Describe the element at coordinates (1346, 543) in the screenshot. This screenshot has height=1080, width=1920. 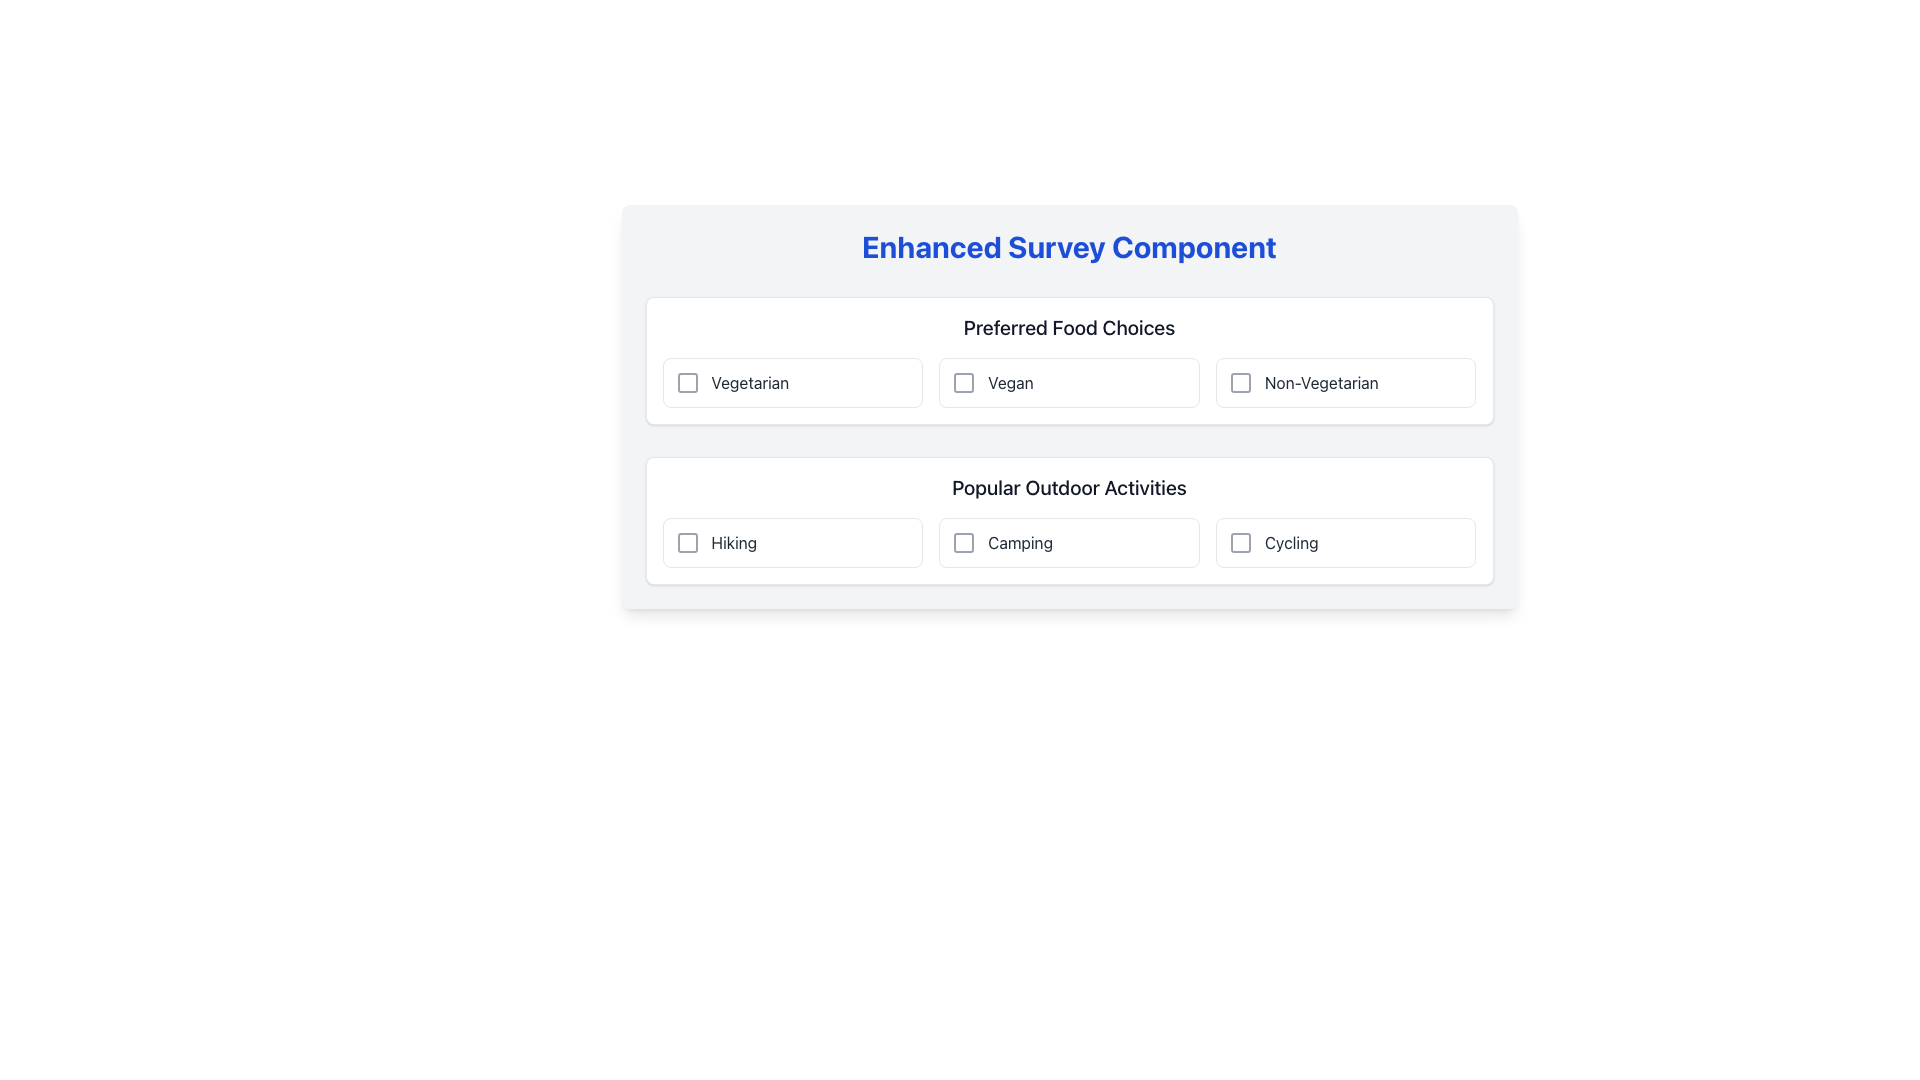
I see `the 'Cycling' checkbox, the last item in the 'Popular Outdoor Activities' row` at that location.